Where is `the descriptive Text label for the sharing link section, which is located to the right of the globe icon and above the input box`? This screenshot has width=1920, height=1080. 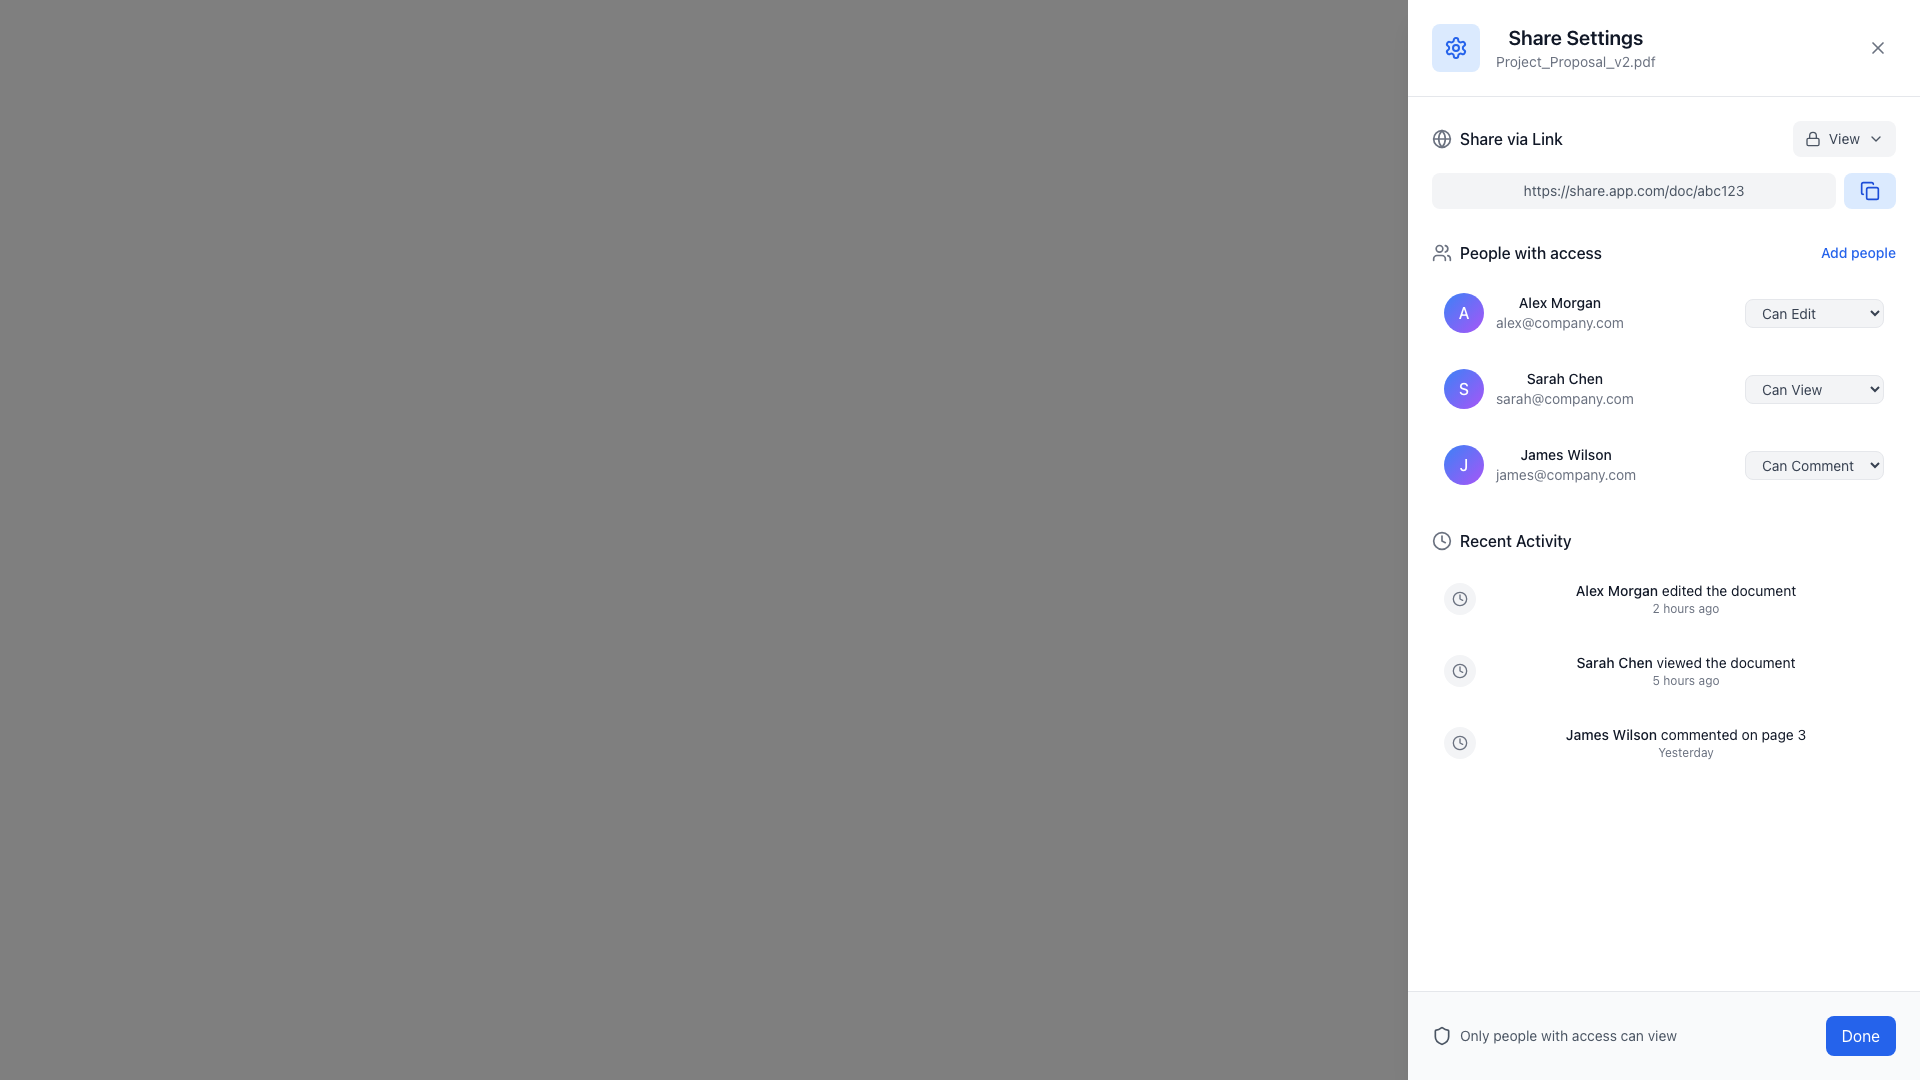
the descriptive Text label for the sharing link section, which is located to the right of the globe icon and above the input box is located at coordinates (1511, 137).